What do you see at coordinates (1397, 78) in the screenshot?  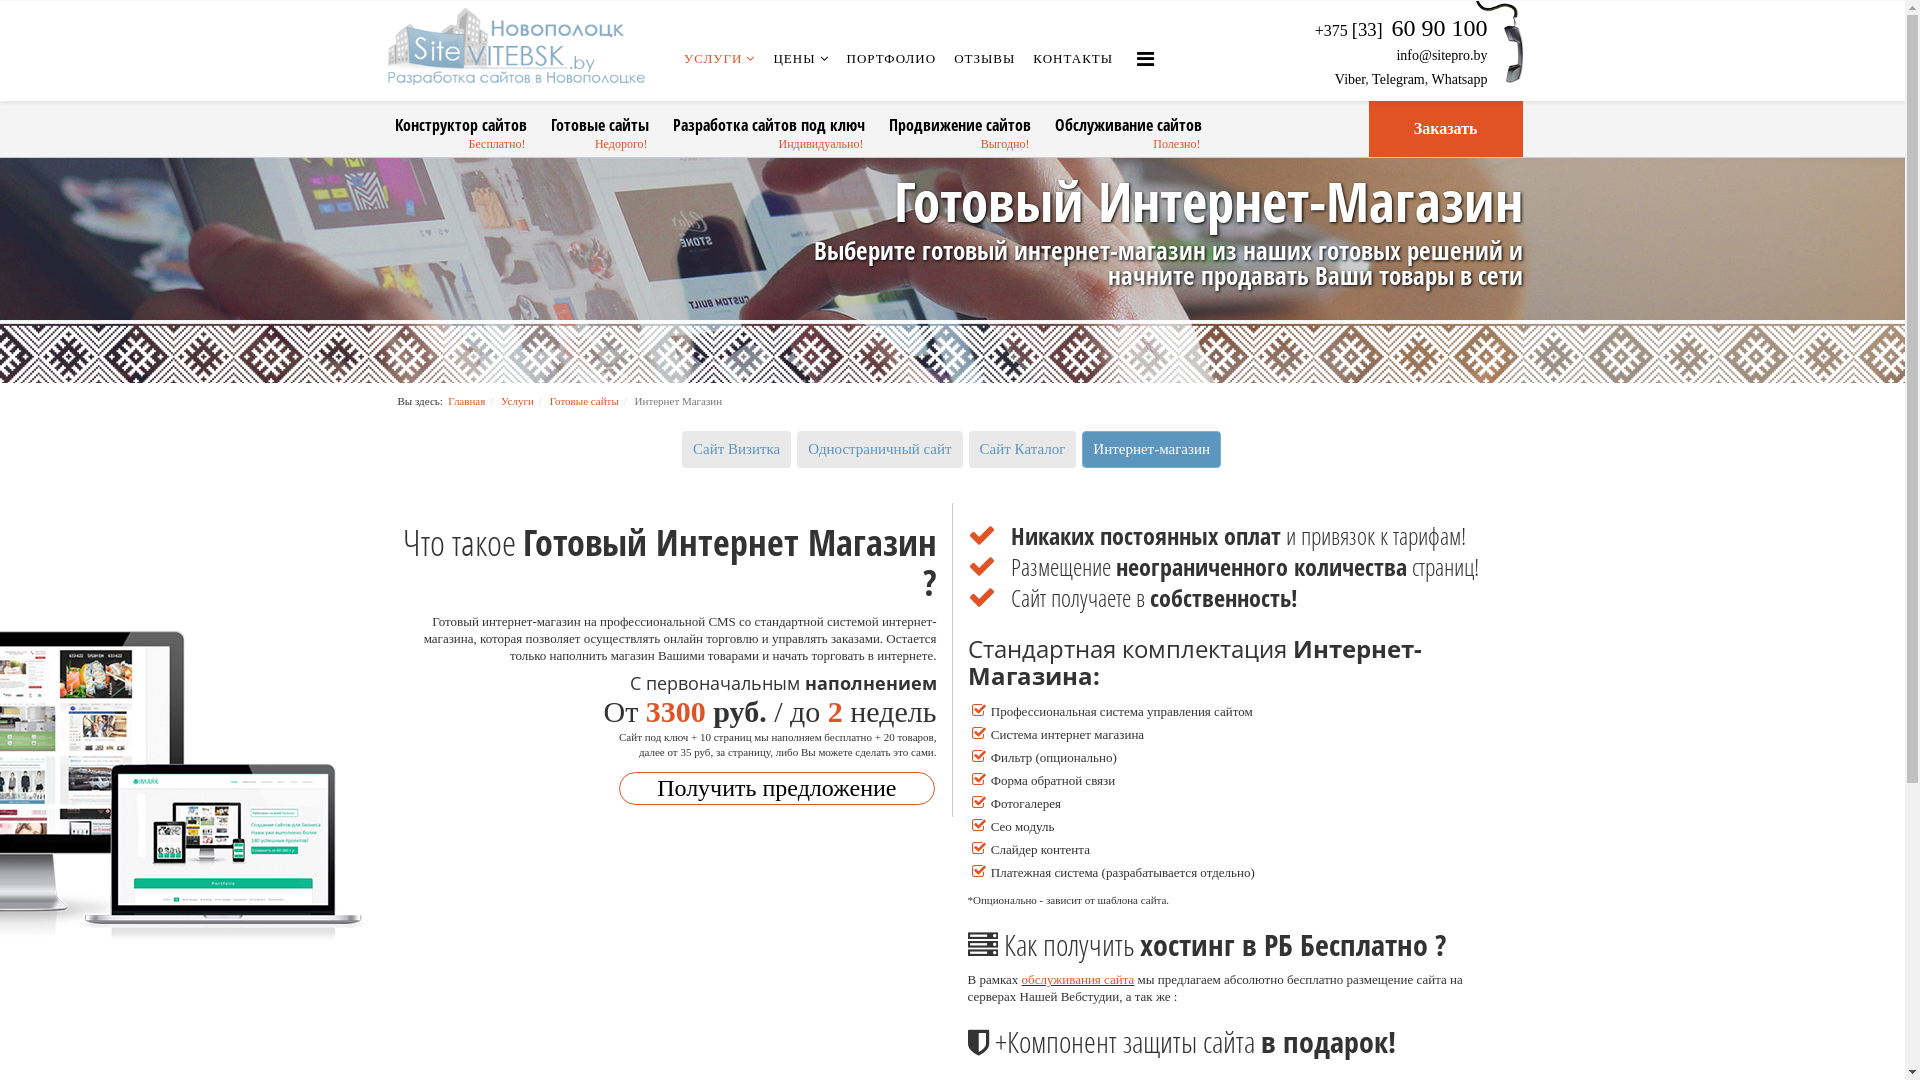 I see `'Telegram'` at bounding box center [1397, 78].